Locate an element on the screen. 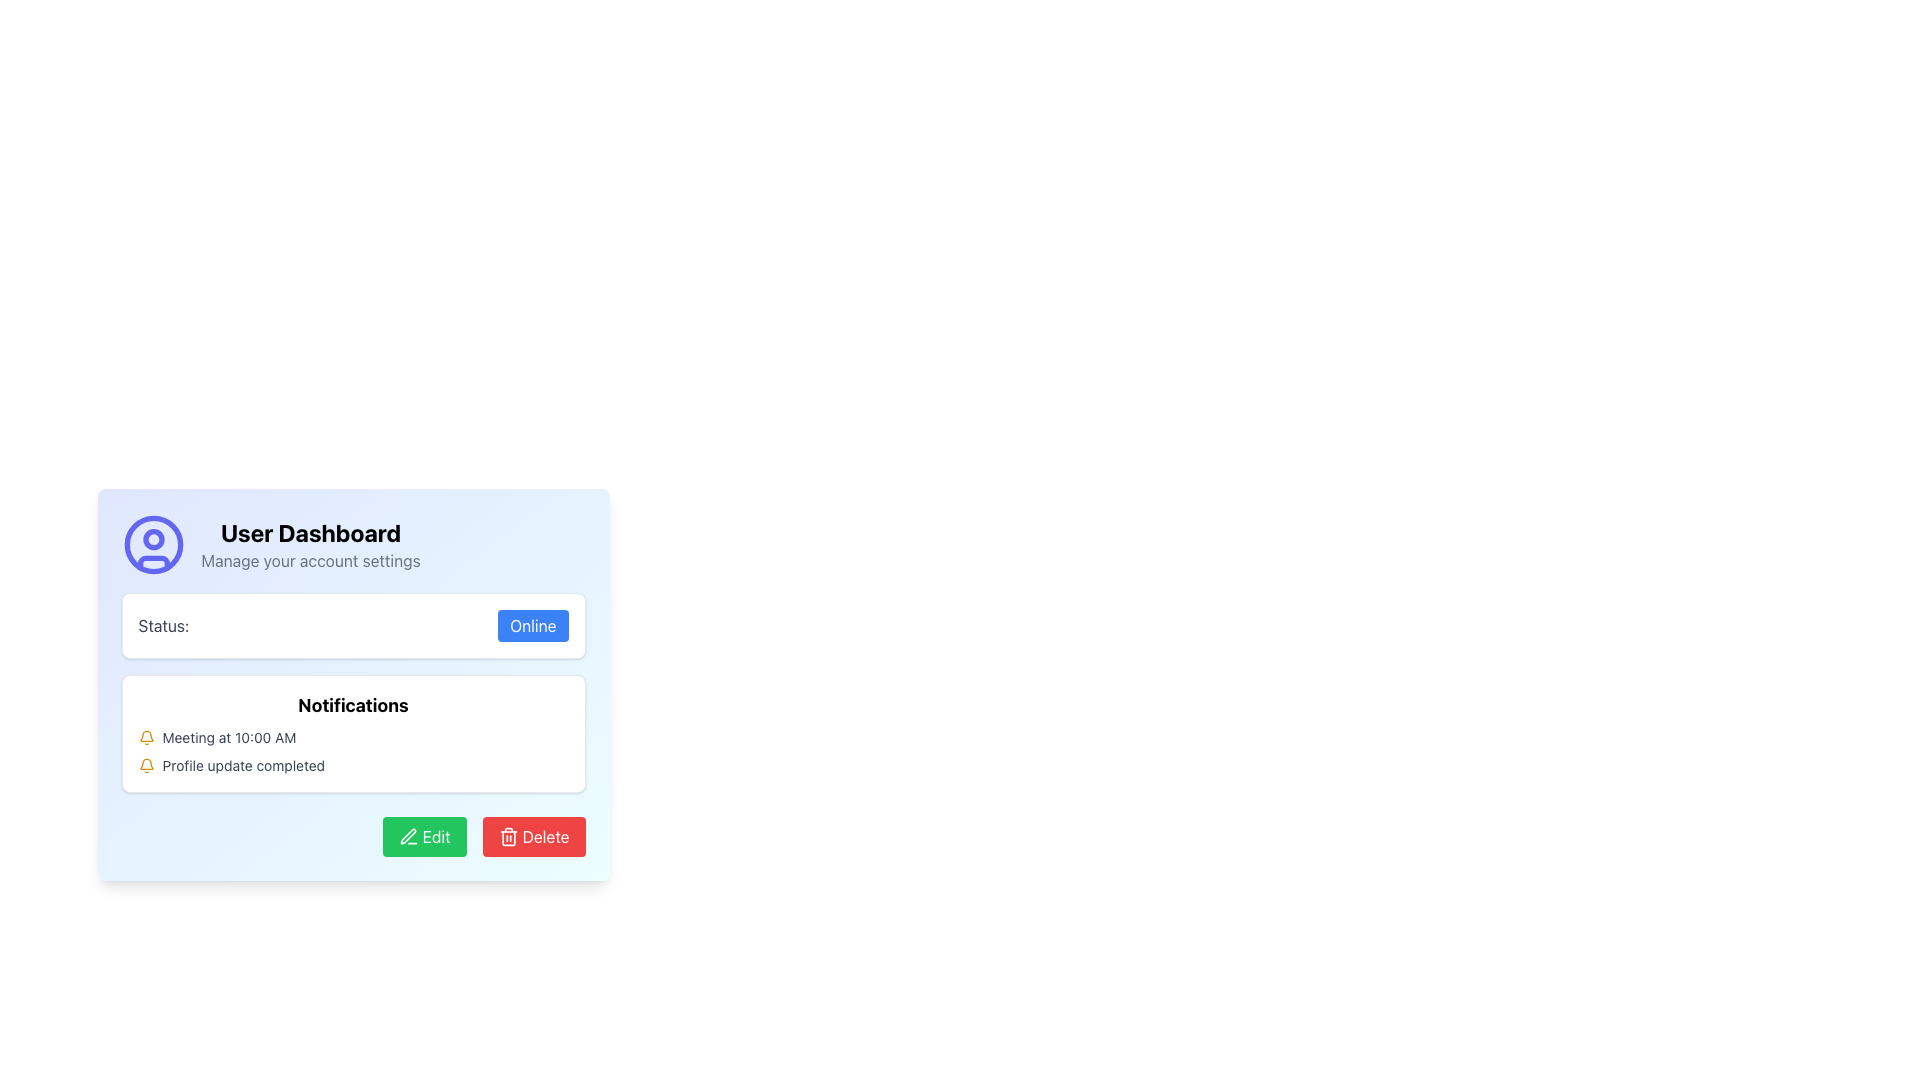 The image size is (1920, 1080). the pen-shaped icon with a green background that is part of the 'Edit' button located in the bottom-left region of the interface is located at coordinates (407, 837).